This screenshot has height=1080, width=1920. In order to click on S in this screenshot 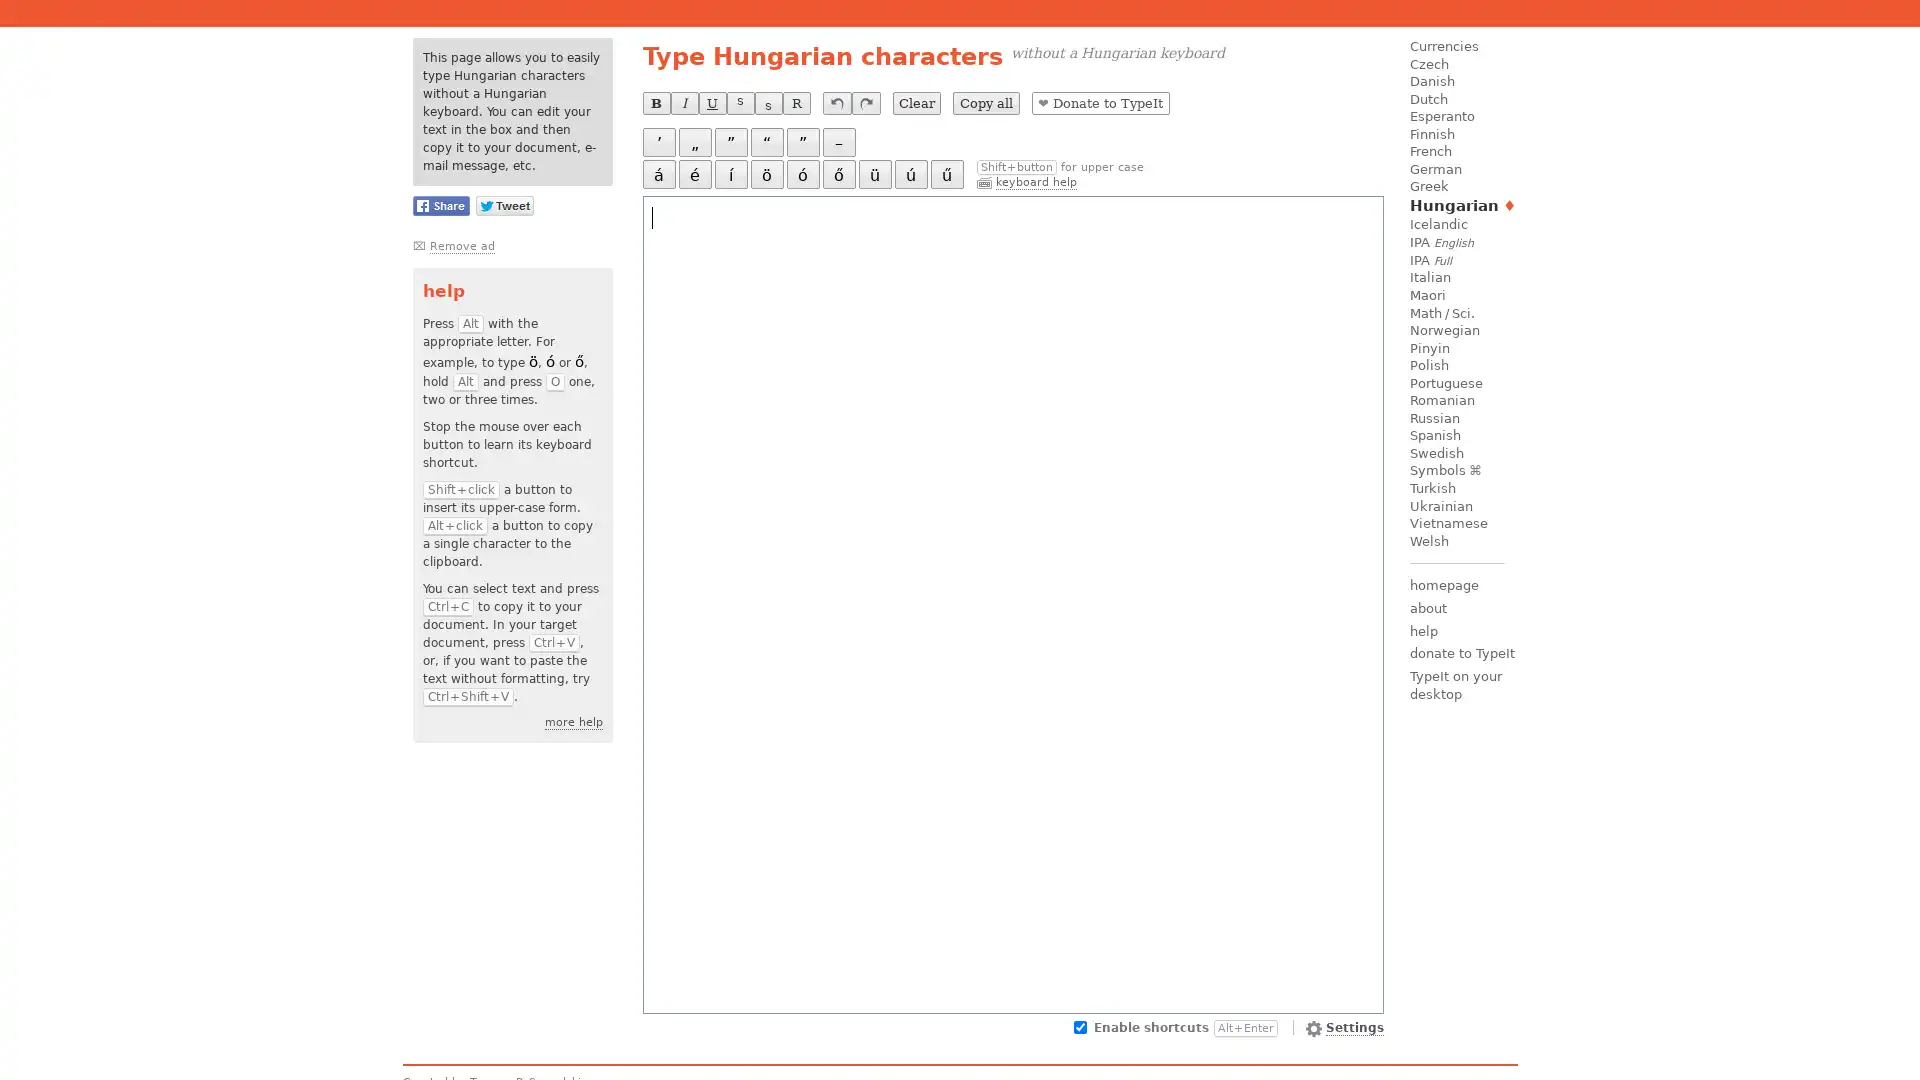, I will do `click(738, 103)`.